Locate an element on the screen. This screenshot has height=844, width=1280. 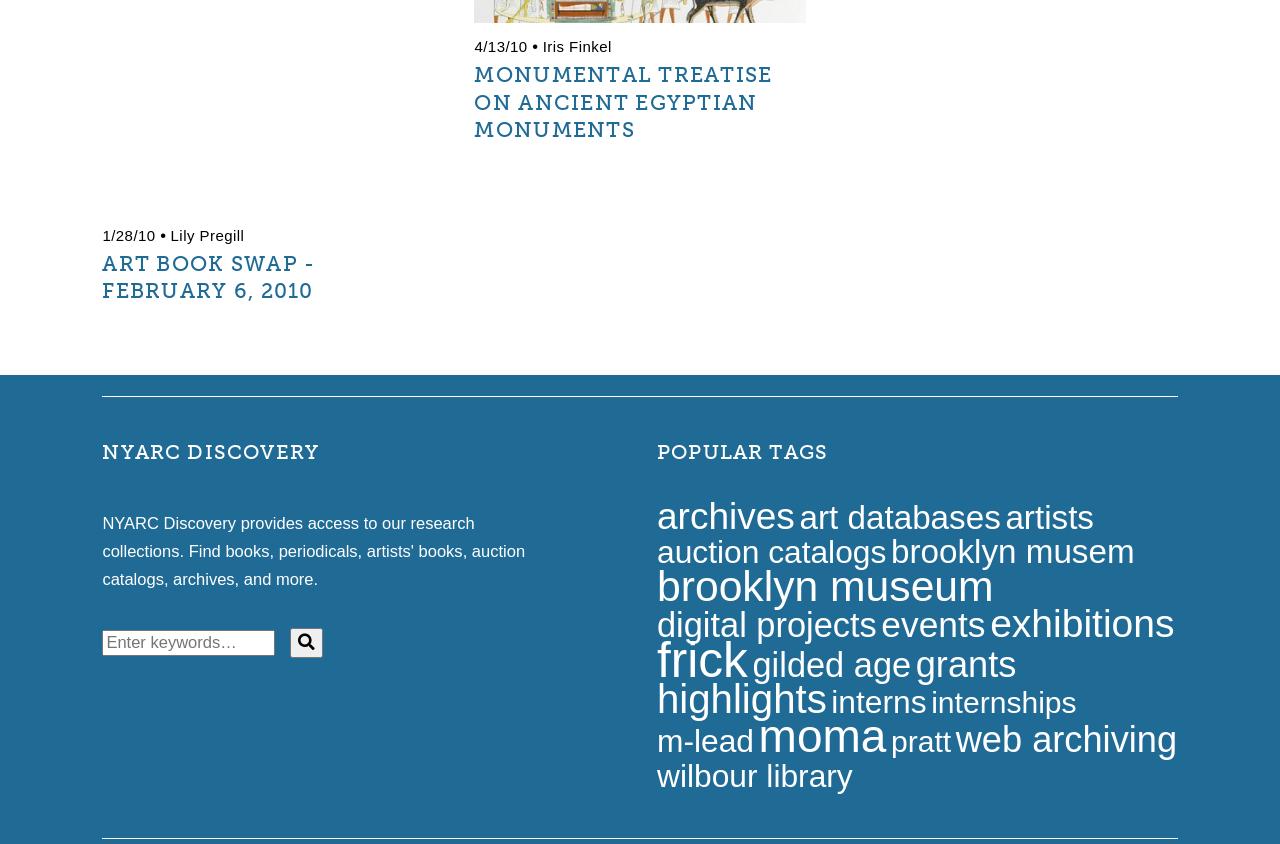
'interns' is located at coordinates (878, 701).